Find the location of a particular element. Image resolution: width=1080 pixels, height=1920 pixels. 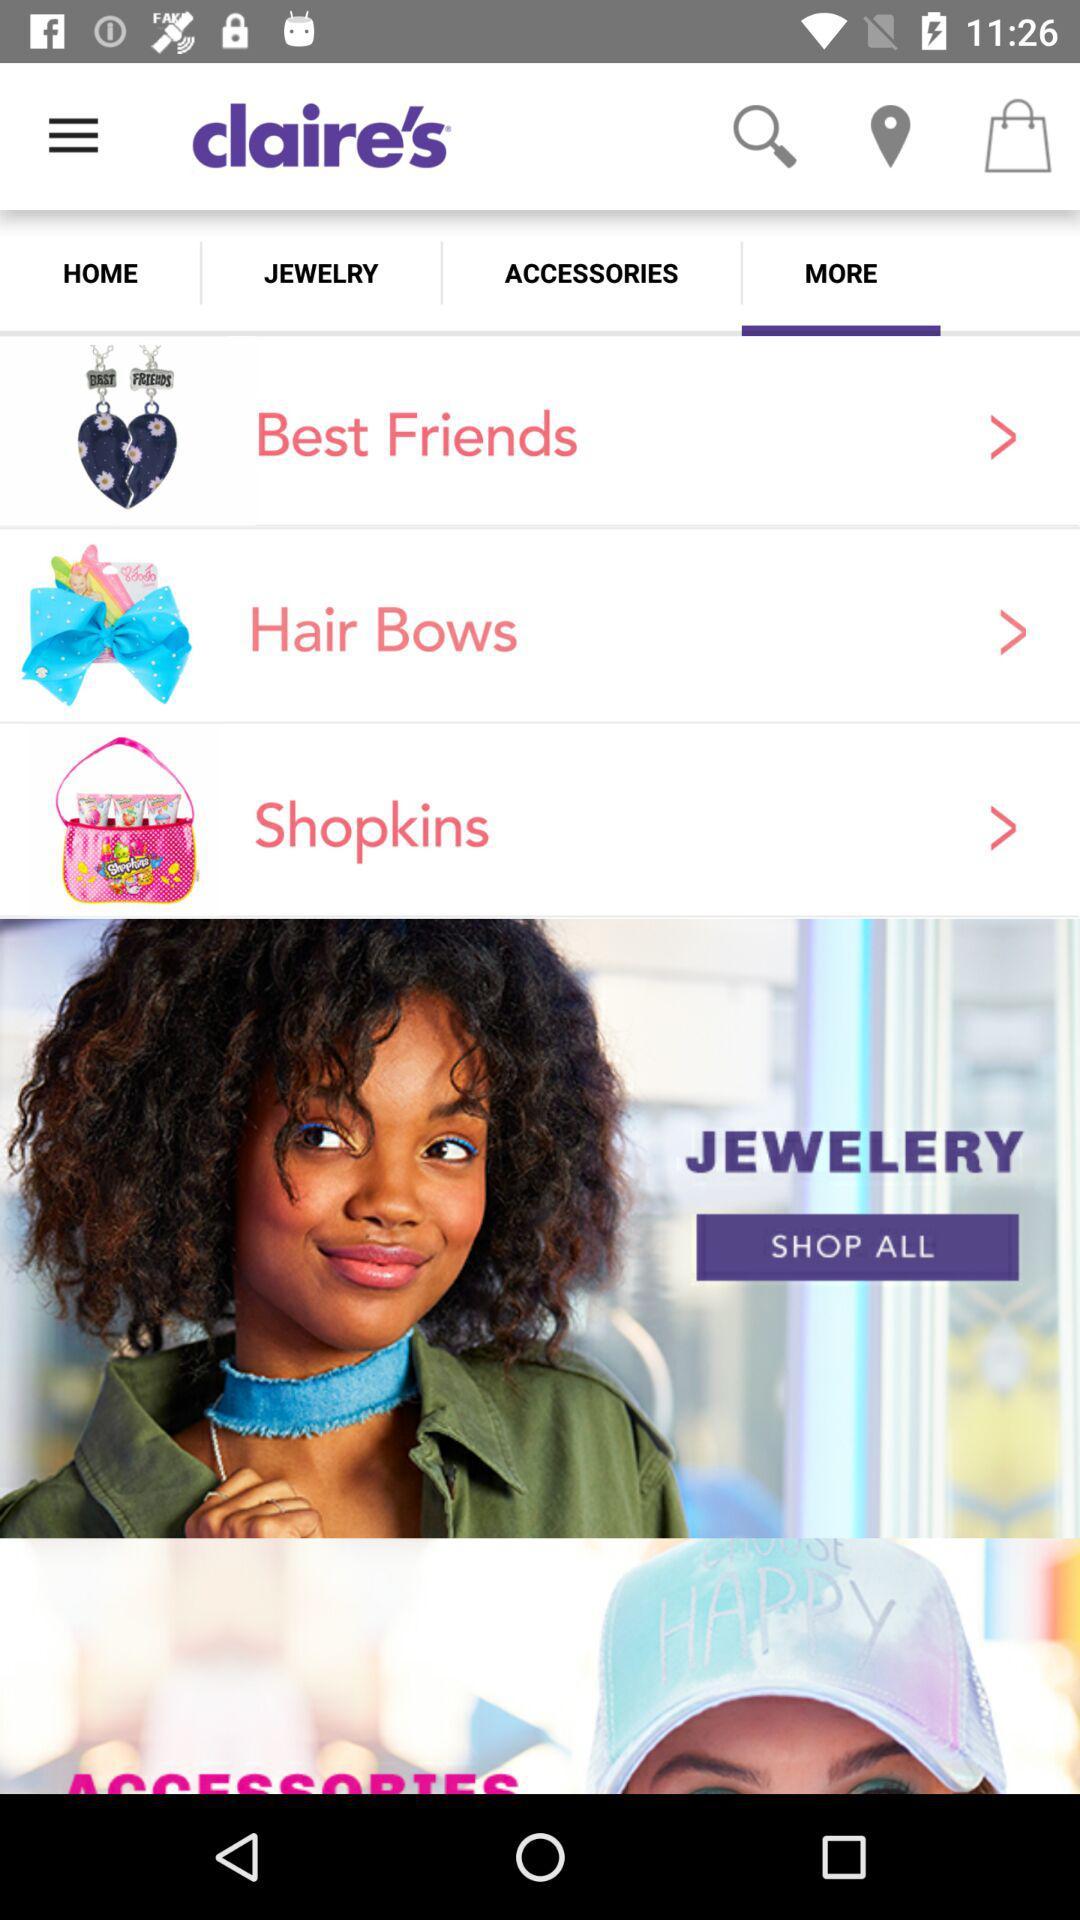

jewelry item is located at coordinates (320, 272).